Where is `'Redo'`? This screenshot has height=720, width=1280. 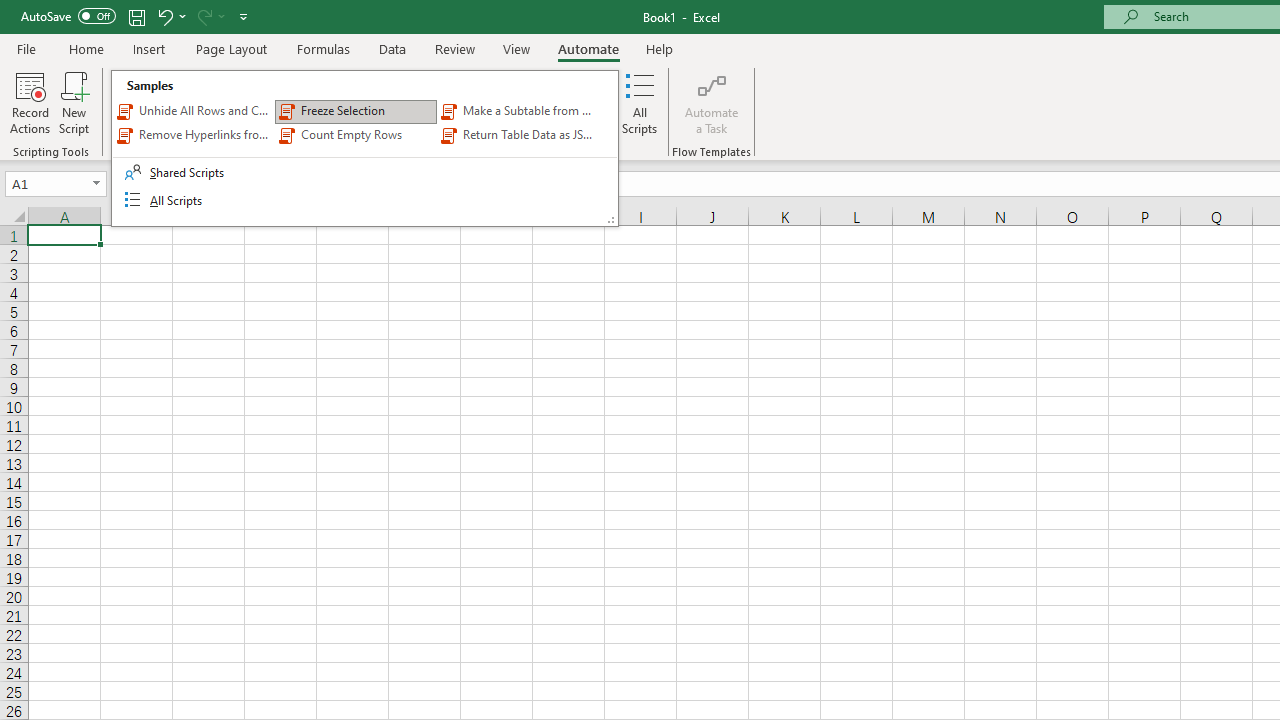
'Redo' is located at coordinates (203, 16).